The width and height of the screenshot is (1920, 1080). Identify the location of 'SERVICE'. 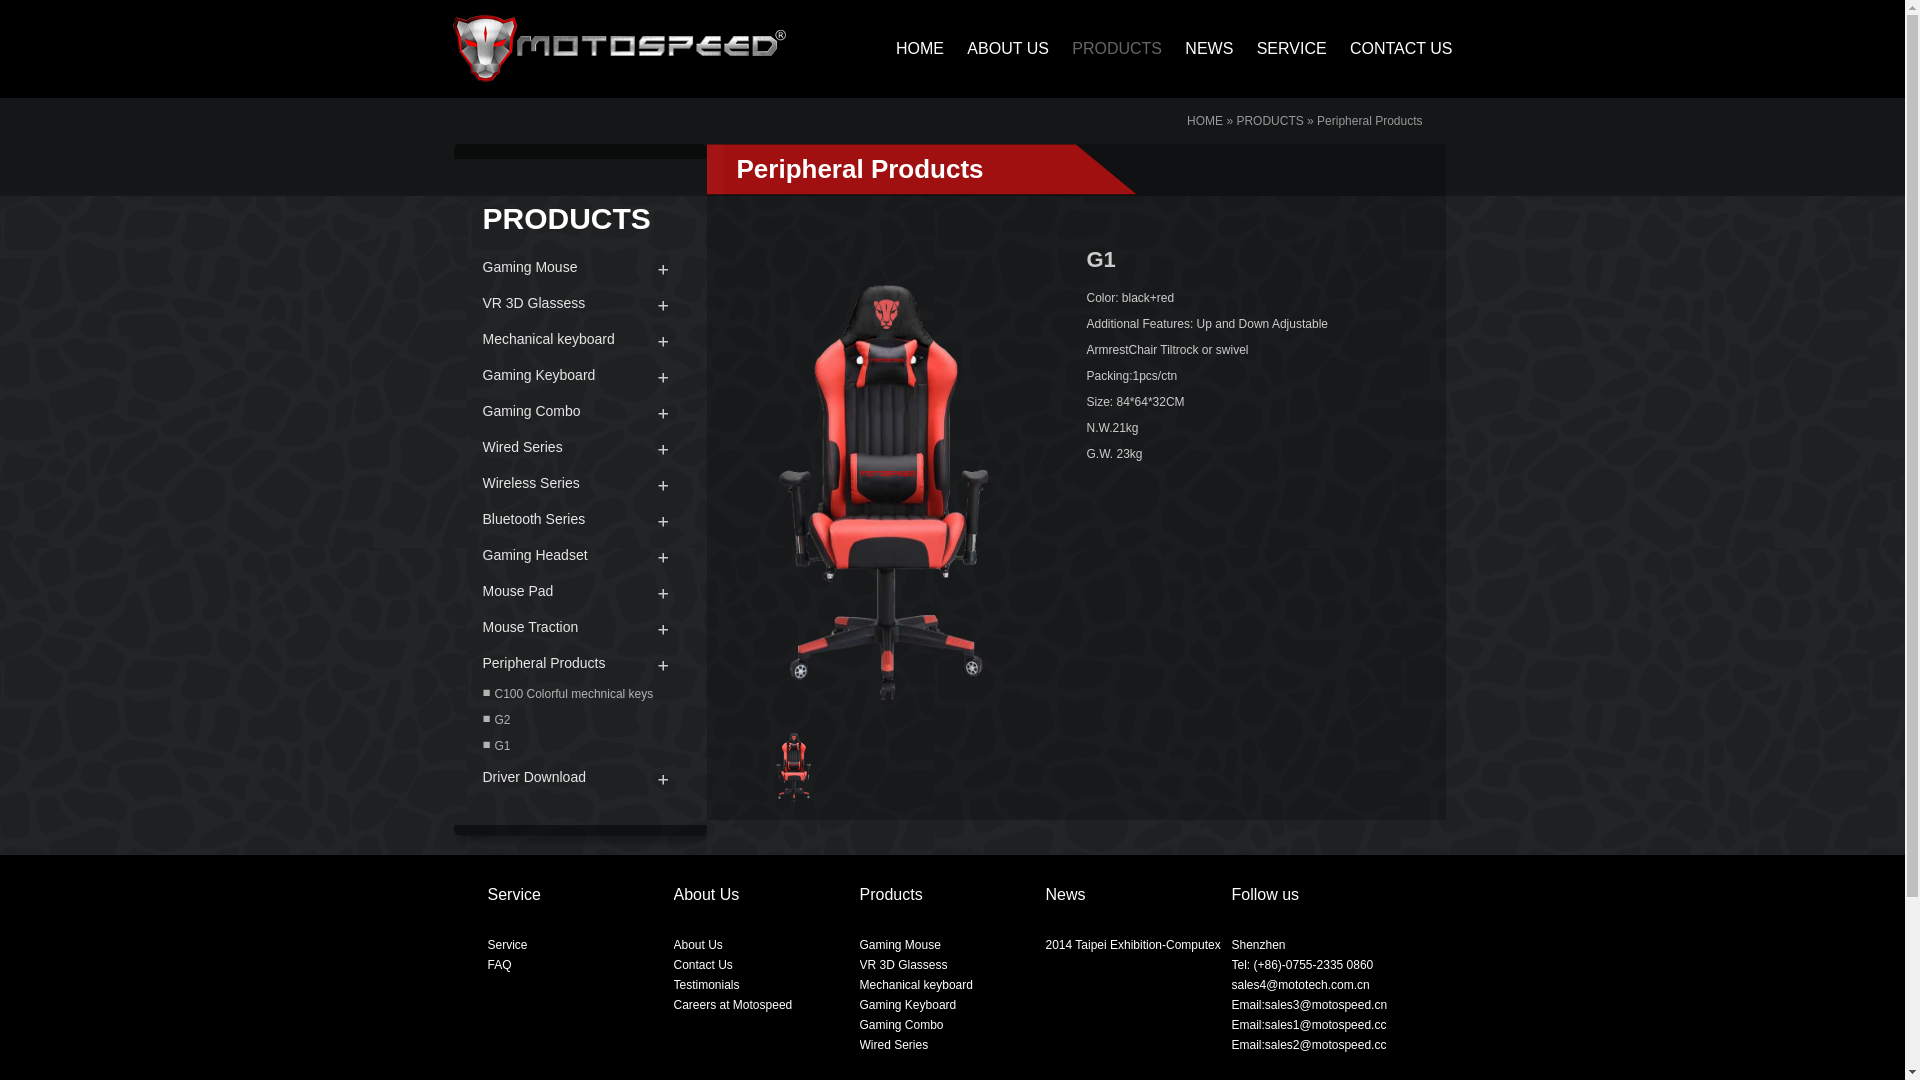
(1281, 47).